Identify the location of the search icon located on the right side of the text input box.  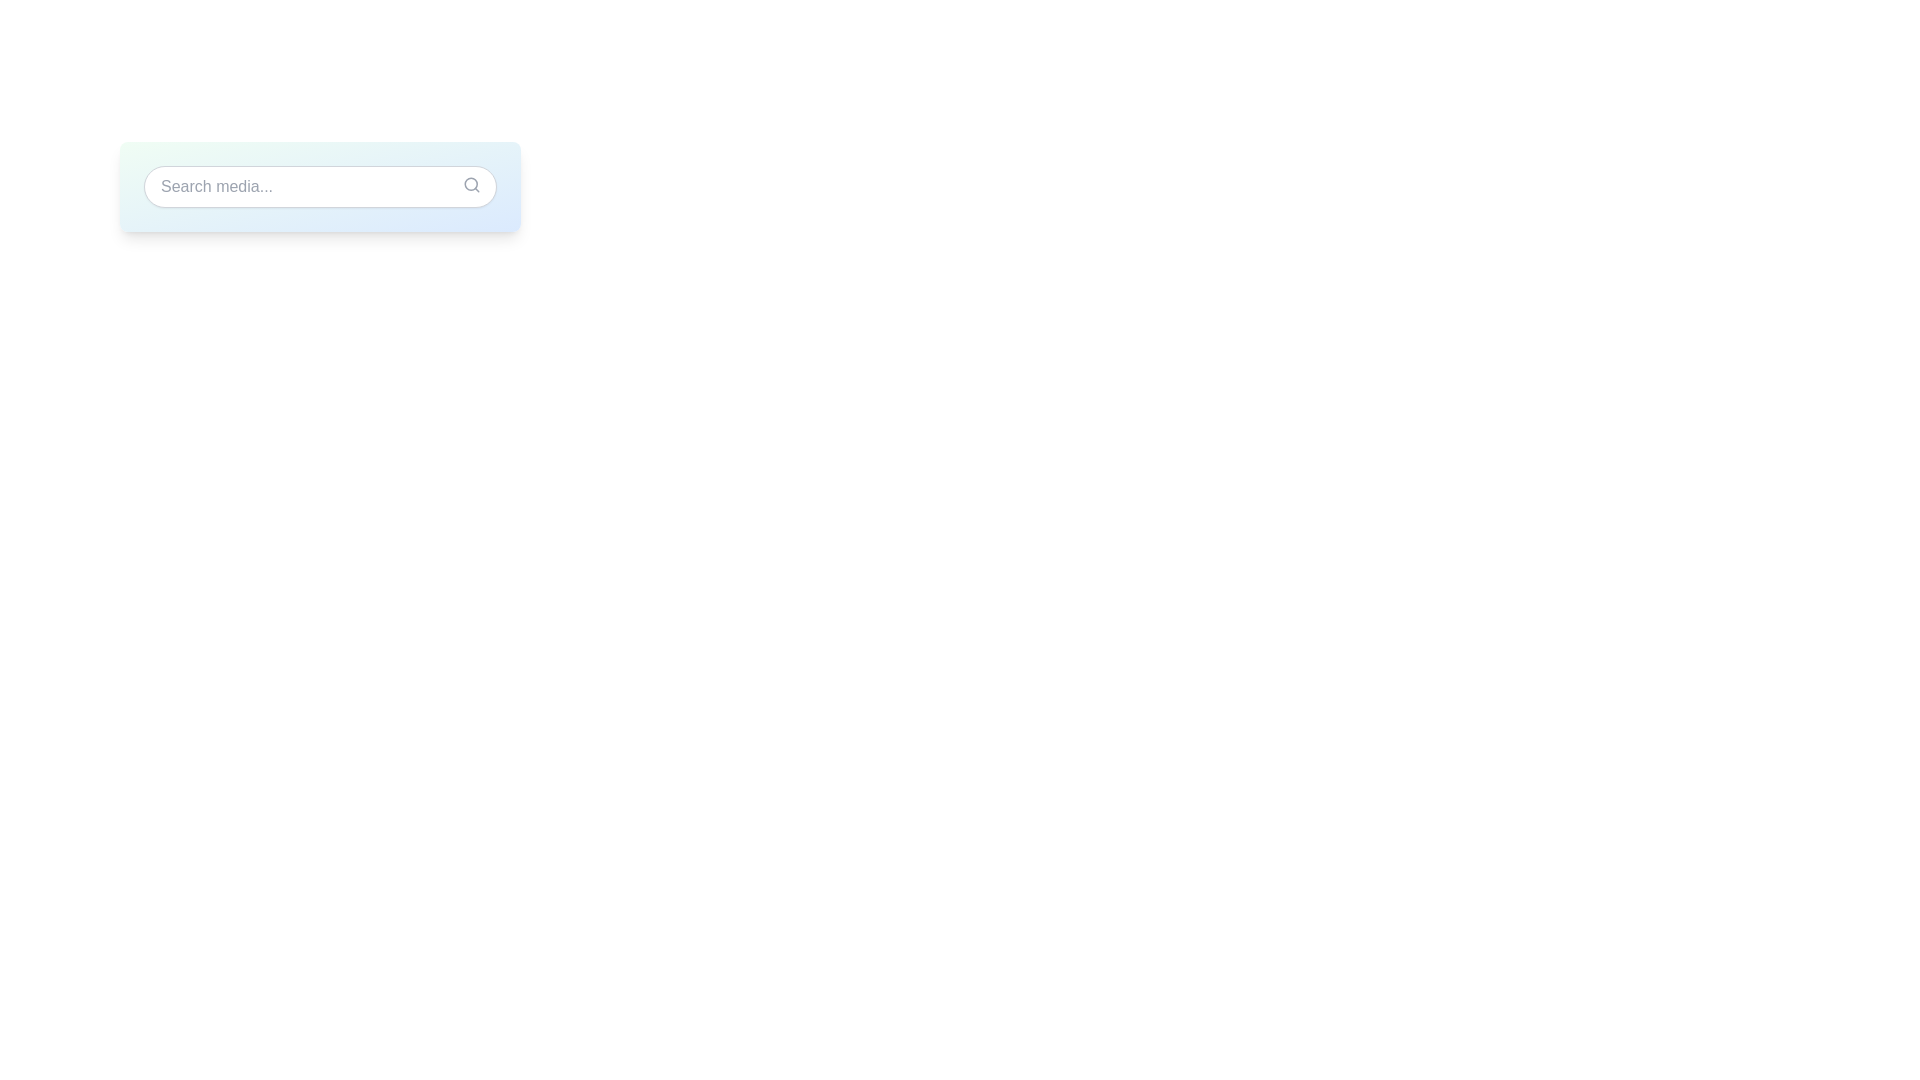
(470, 185).